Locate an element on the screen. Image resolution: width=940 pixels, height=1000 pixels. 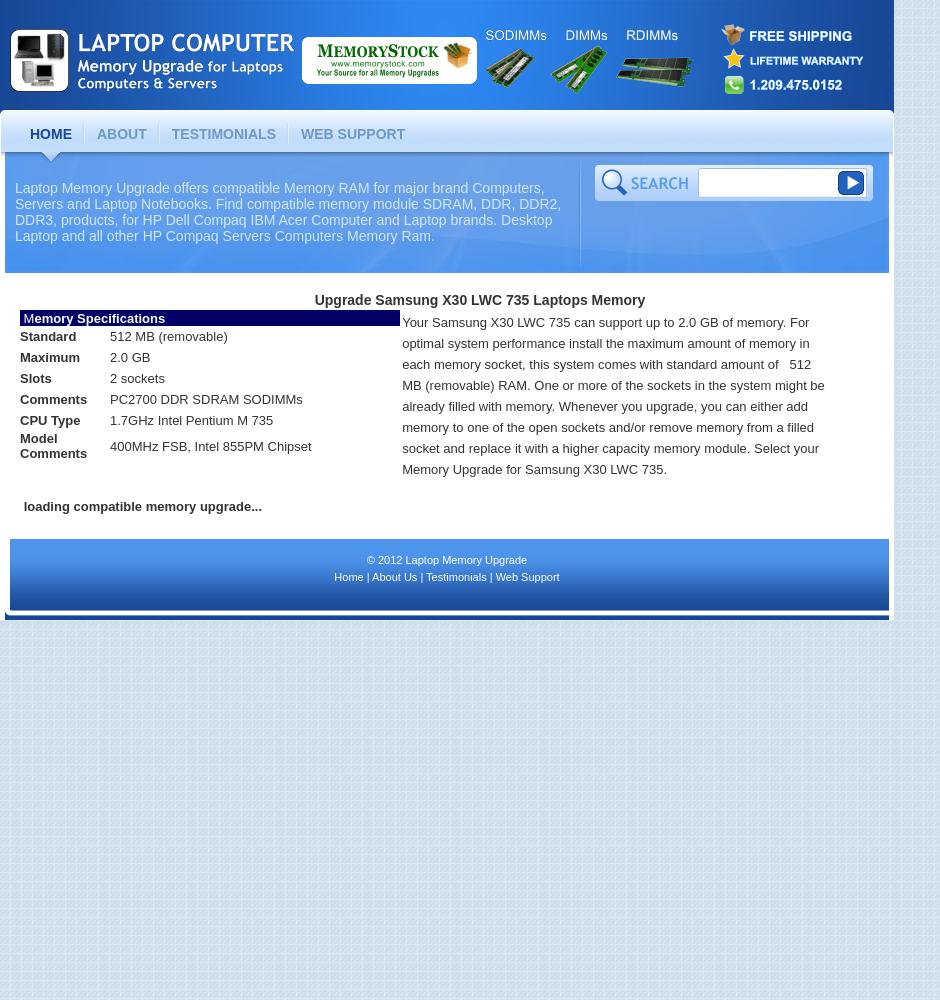
'M' is located at coordinates (26, 317).